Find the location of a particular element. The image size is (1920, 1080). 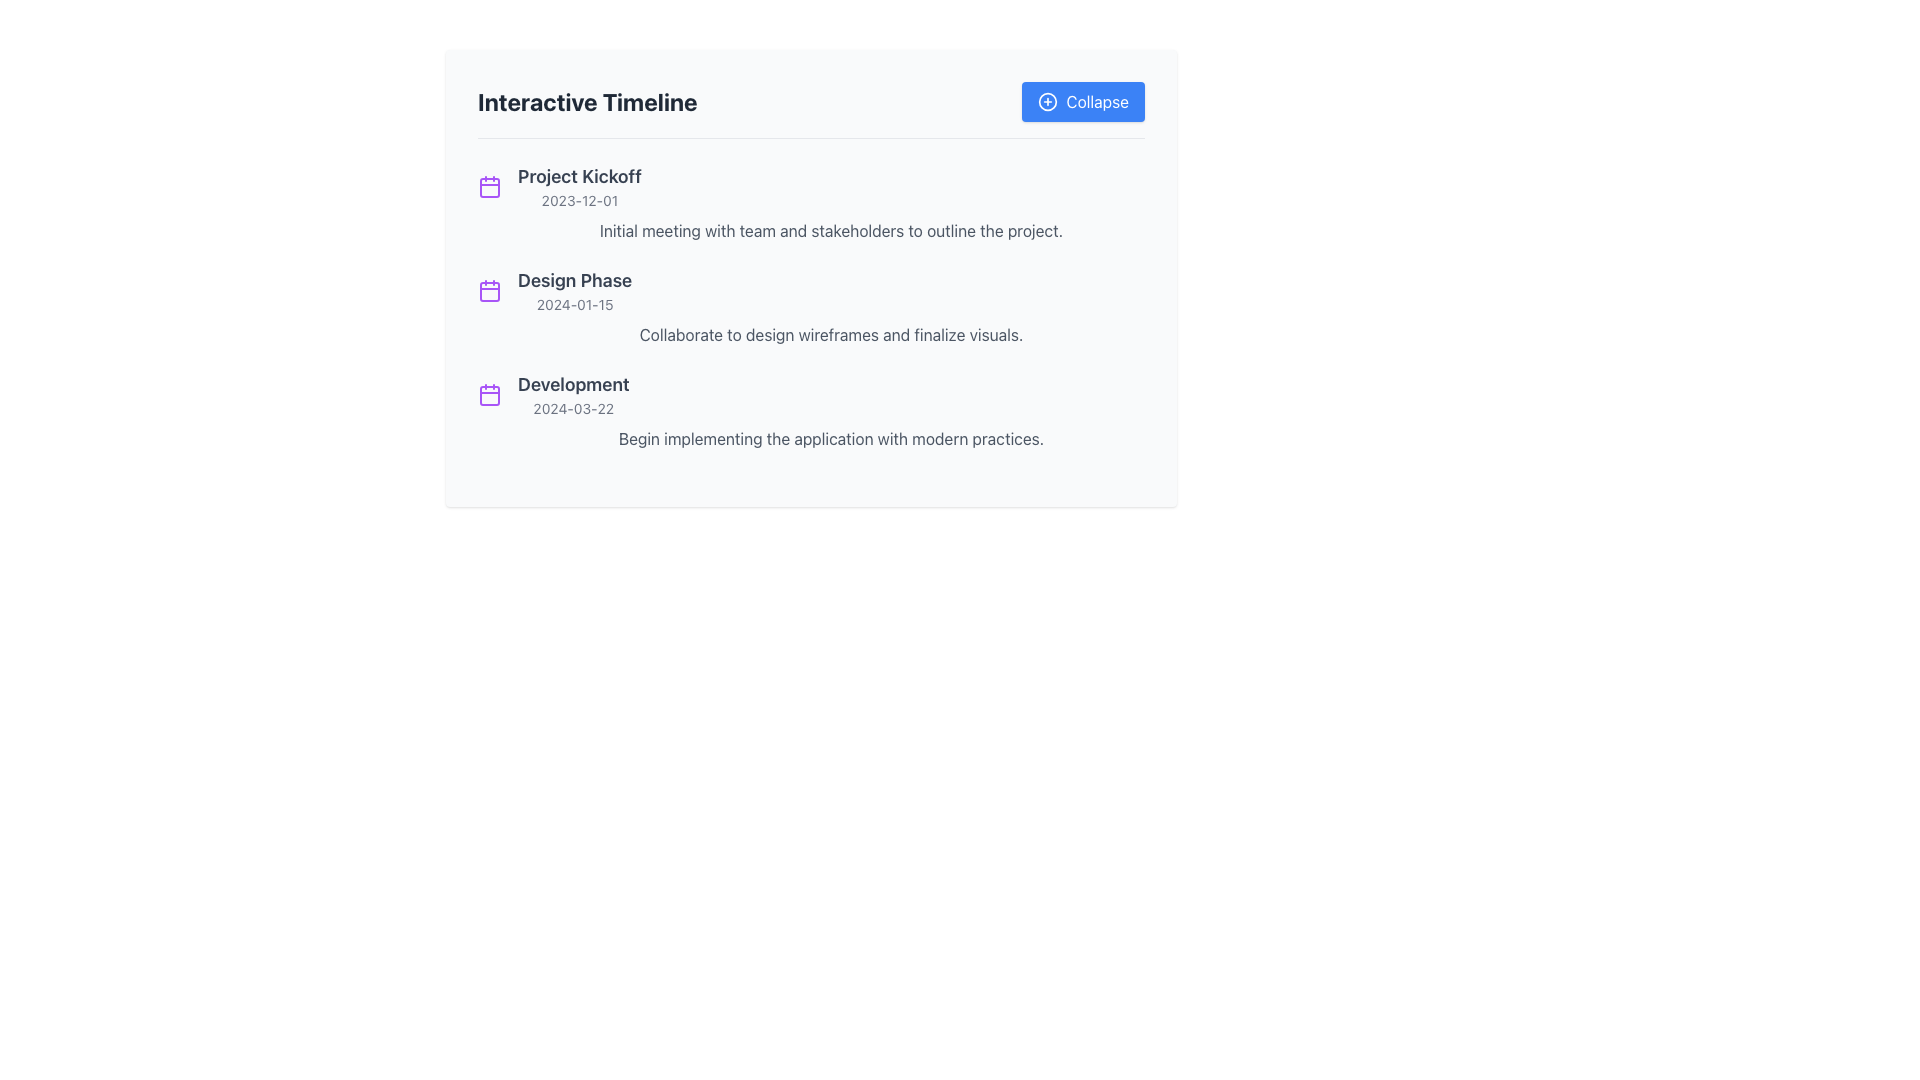

date displayed for the 'Project Kickoff' event located beneath the text 'Project Kickoff' in the timeline layout is located at coordinates (578, 200).